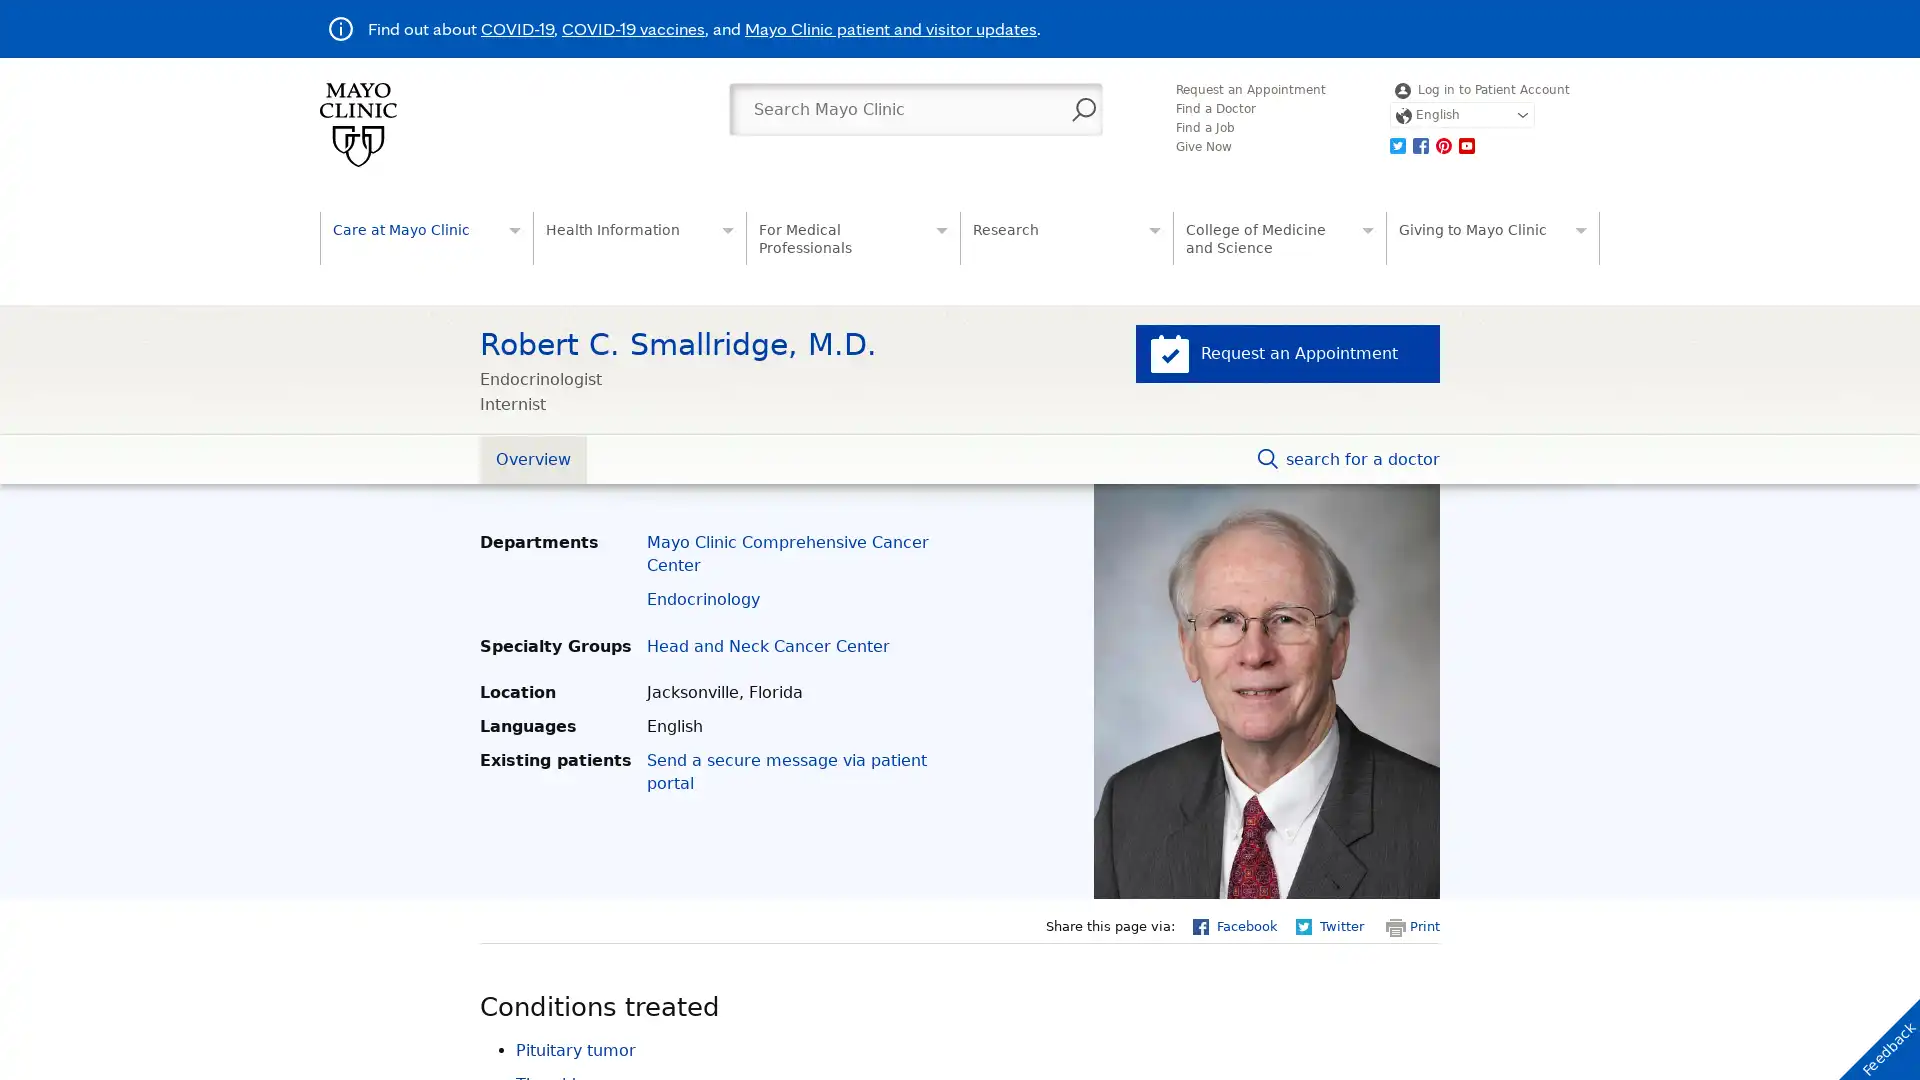 Image resolution: width=1920 pixels, height=1080 pixels. I want to click on English, so click(1461, 115).